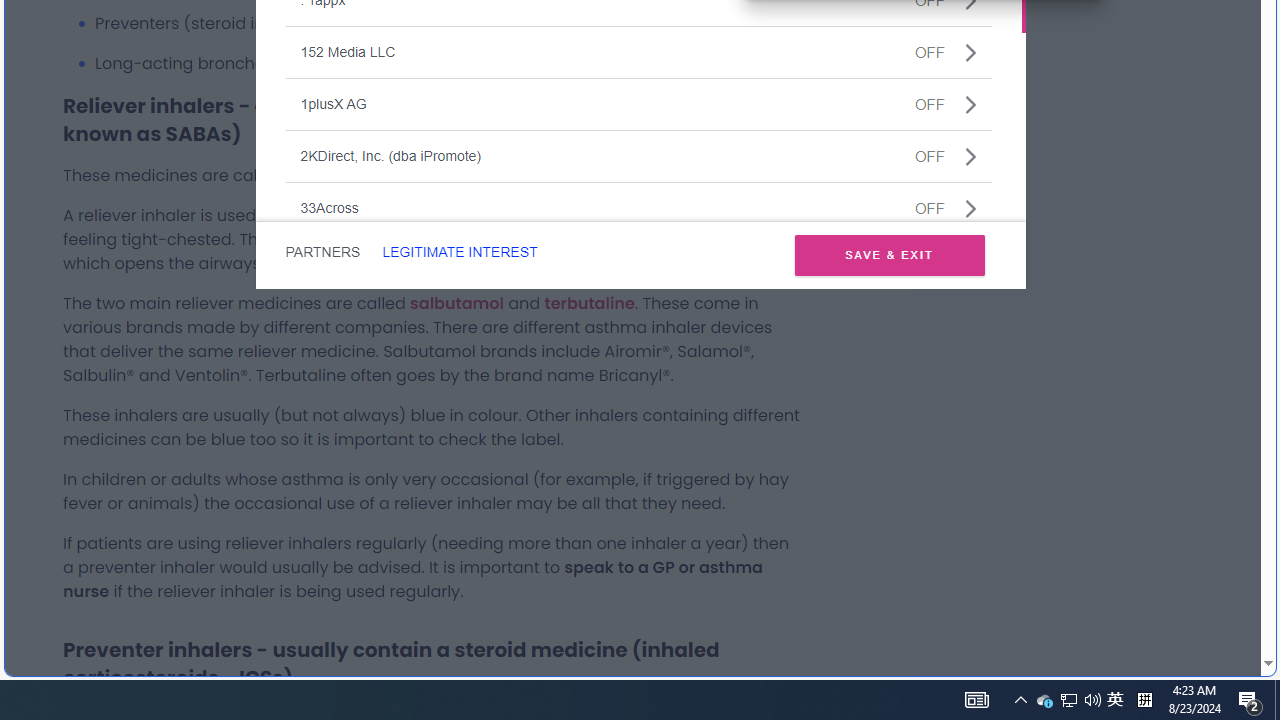 The height and width of the screenshot is (720, 1280). Describe the element at coordinates (455, 303) in the screenshot. I see `'salbutamol'` at that location.